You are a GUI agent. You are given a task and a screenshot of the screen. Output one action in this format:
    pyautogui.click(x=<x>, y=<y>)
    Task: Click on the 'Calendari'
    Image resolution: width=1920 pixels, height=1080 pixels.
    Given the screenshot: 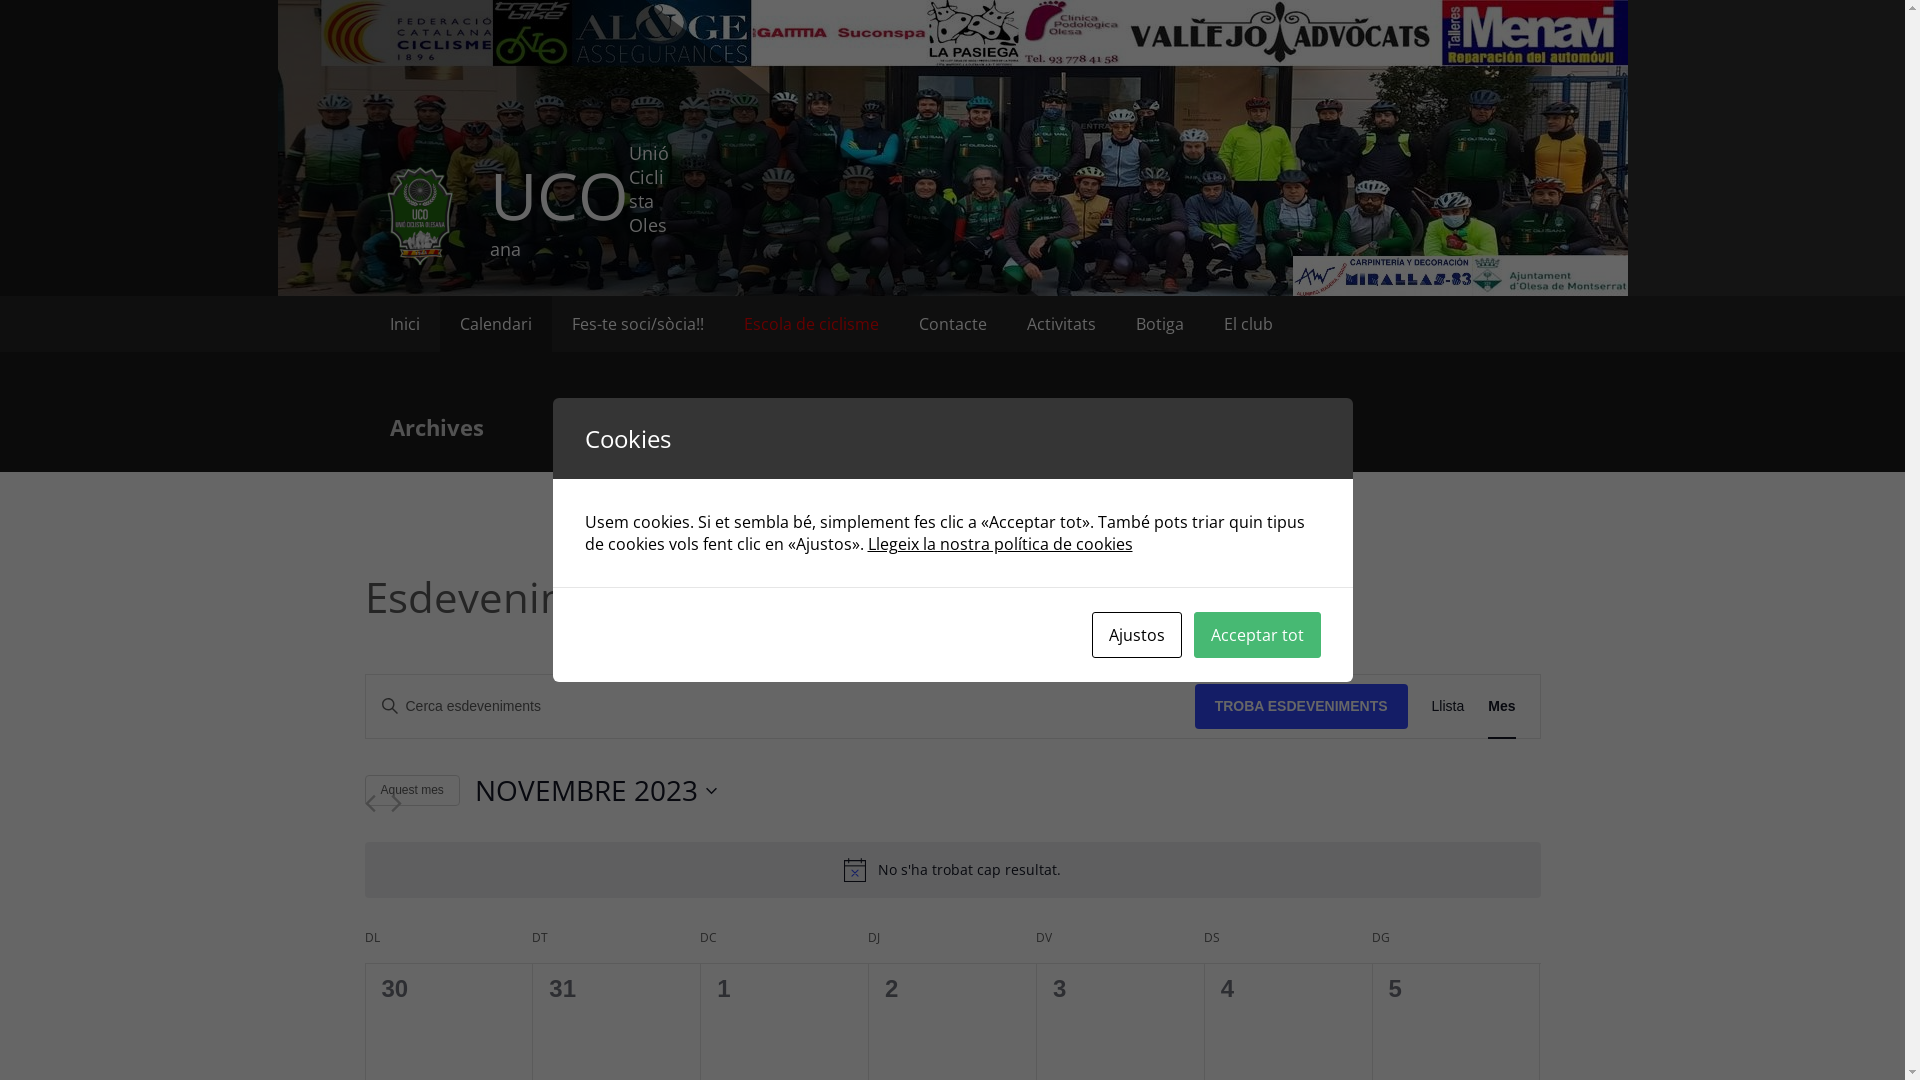 What is the action you would take?
    pyautogui.click(x=439, y=323)
    